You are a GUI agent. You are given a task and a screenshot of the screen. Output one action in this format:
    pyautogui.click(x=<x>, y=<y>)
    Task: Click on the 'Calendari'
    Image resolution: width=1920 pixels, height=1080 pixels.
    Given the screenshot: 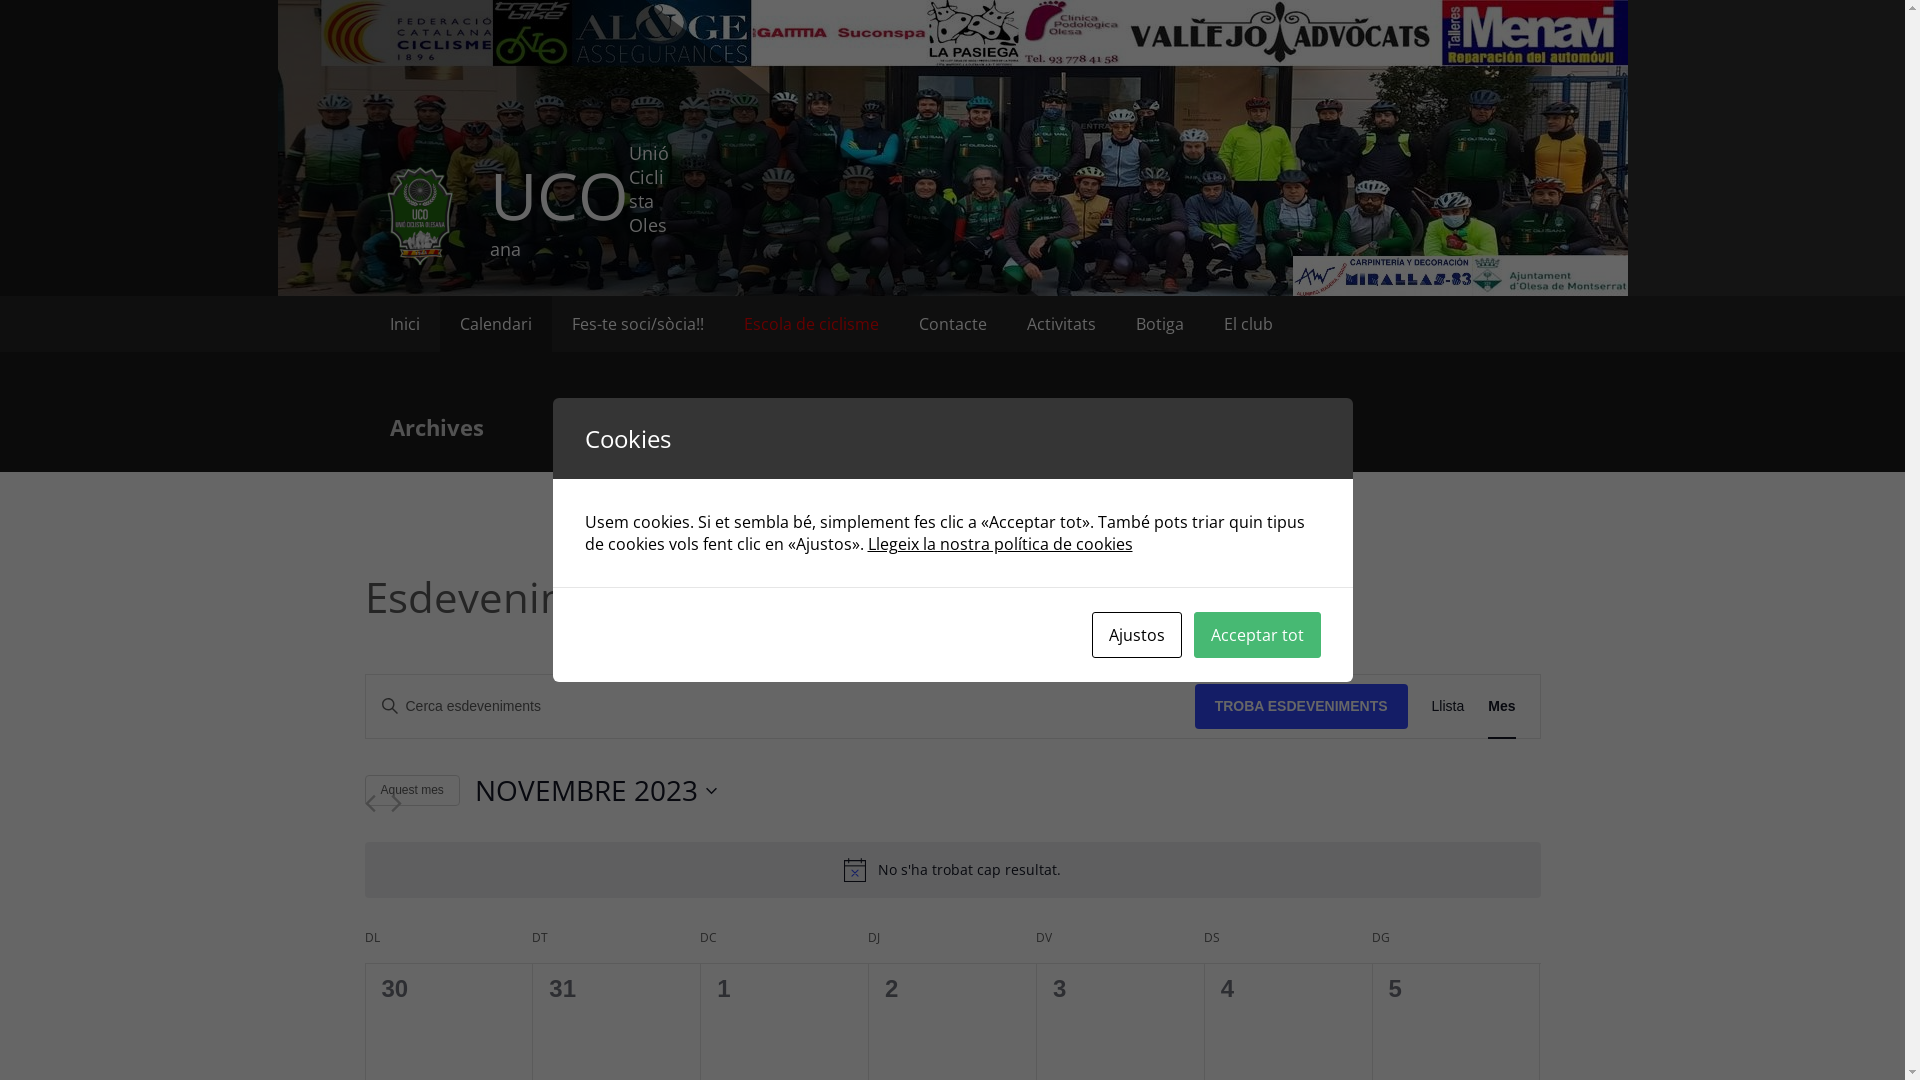 What is the action you would take?
    pyautogui.click(x=439, y=323)
    